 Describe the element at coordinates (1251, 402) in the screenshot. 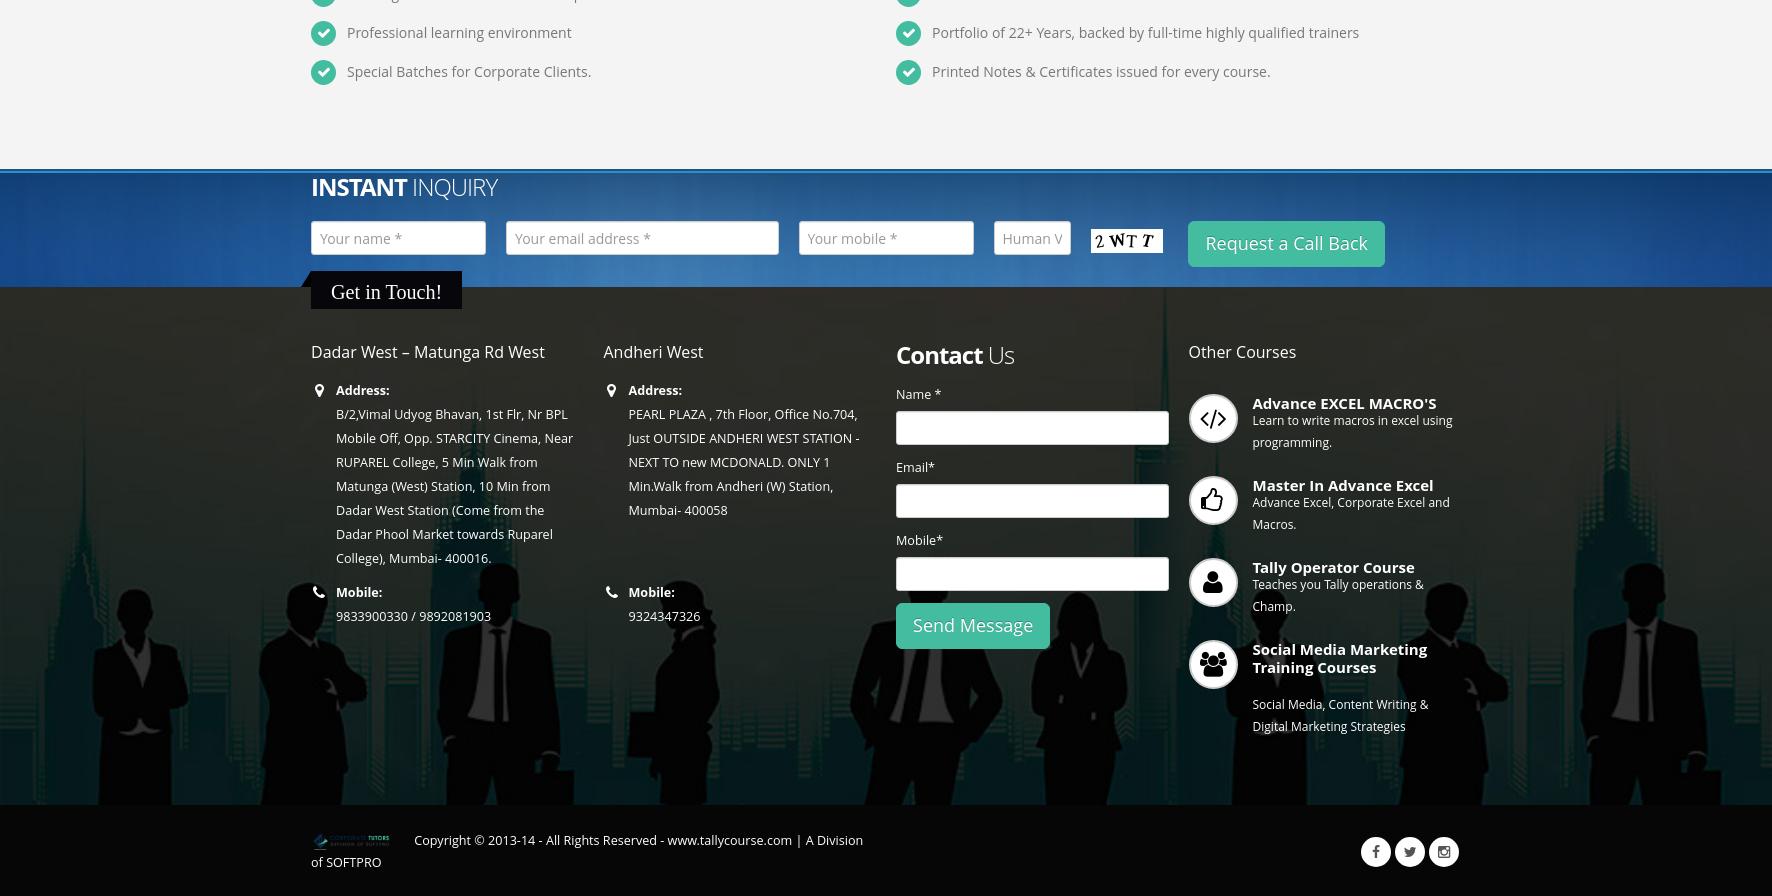

I see `'Advance EXCEL MACRO'S'` at that location.